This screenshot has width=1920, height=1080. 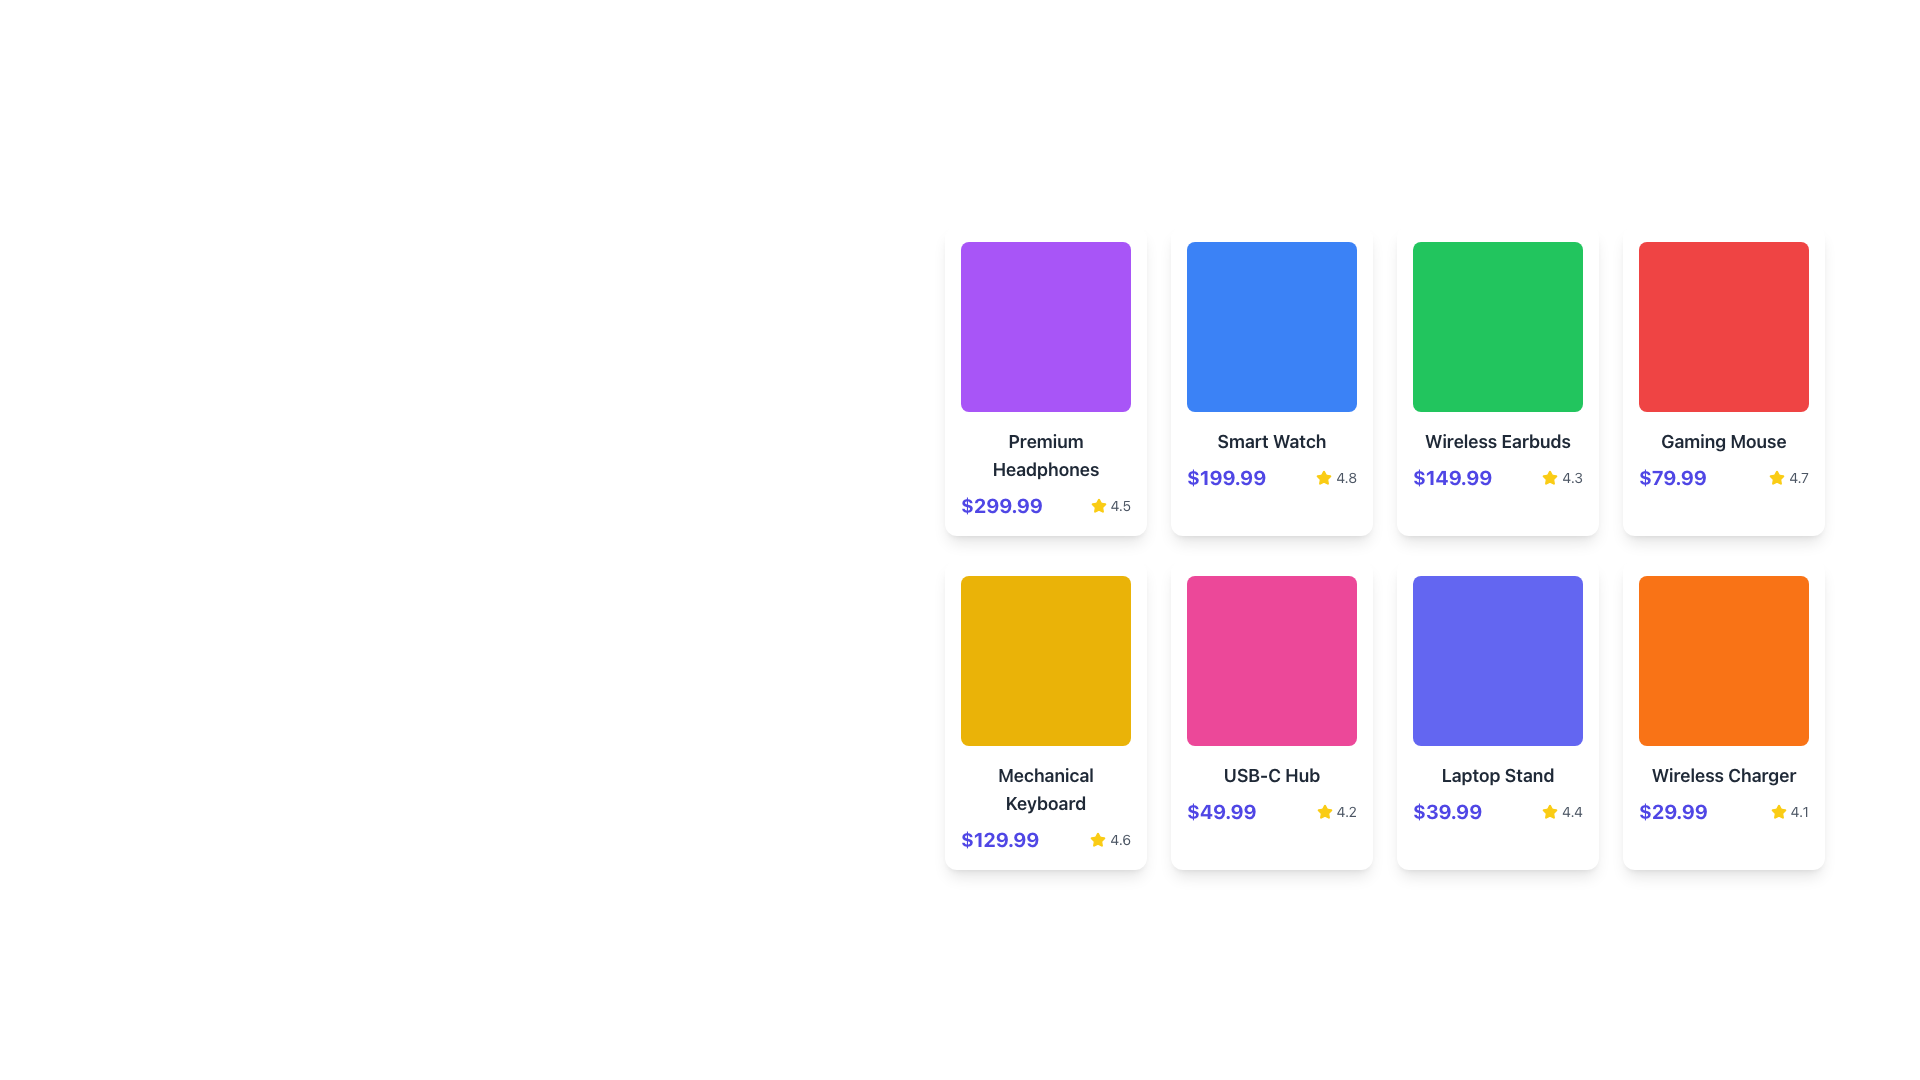 I want to click on text from the 'Laptop Stand' label, which is a bold, dark gray text component located within the product card, positioned below the image and above the price information, so click(x=1497, y=774).